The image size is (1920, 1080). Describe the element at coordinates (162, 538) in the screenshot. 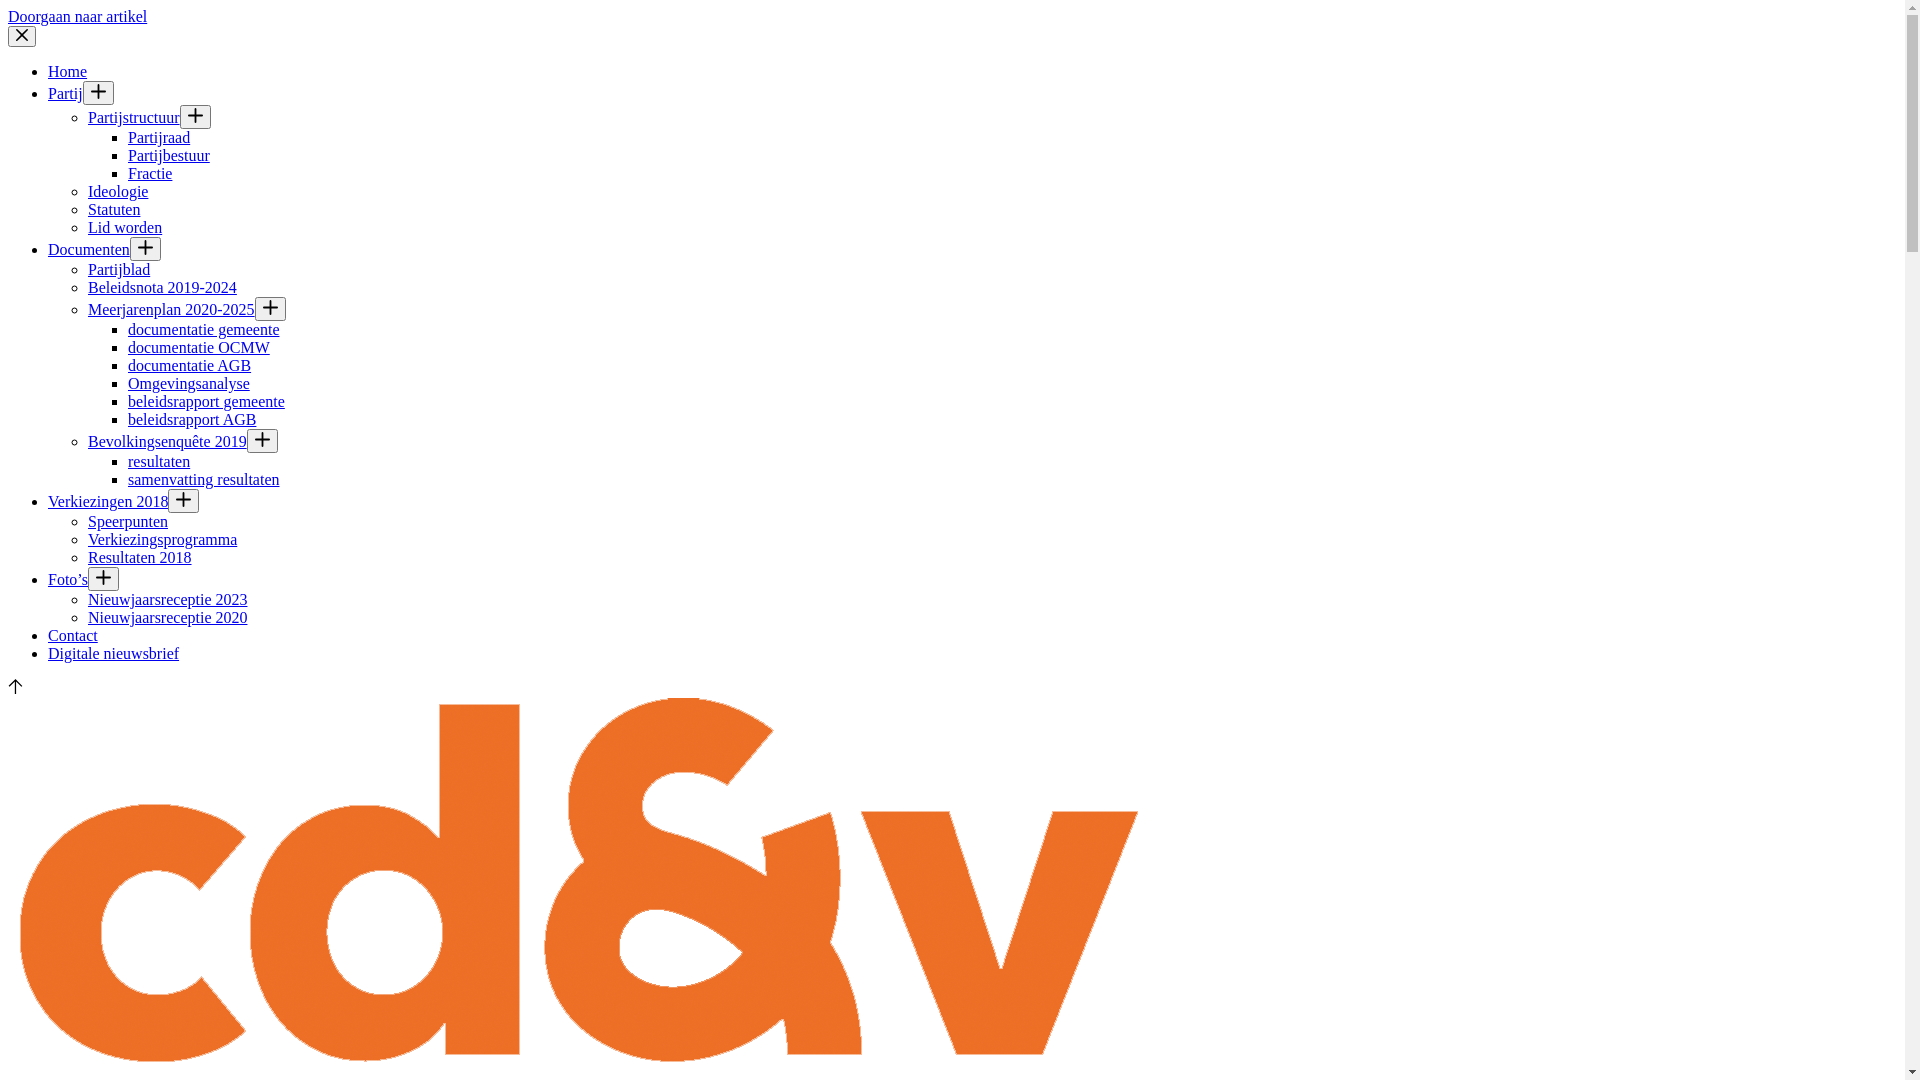

I see `'Verkiezingsprogramma'` at that location.